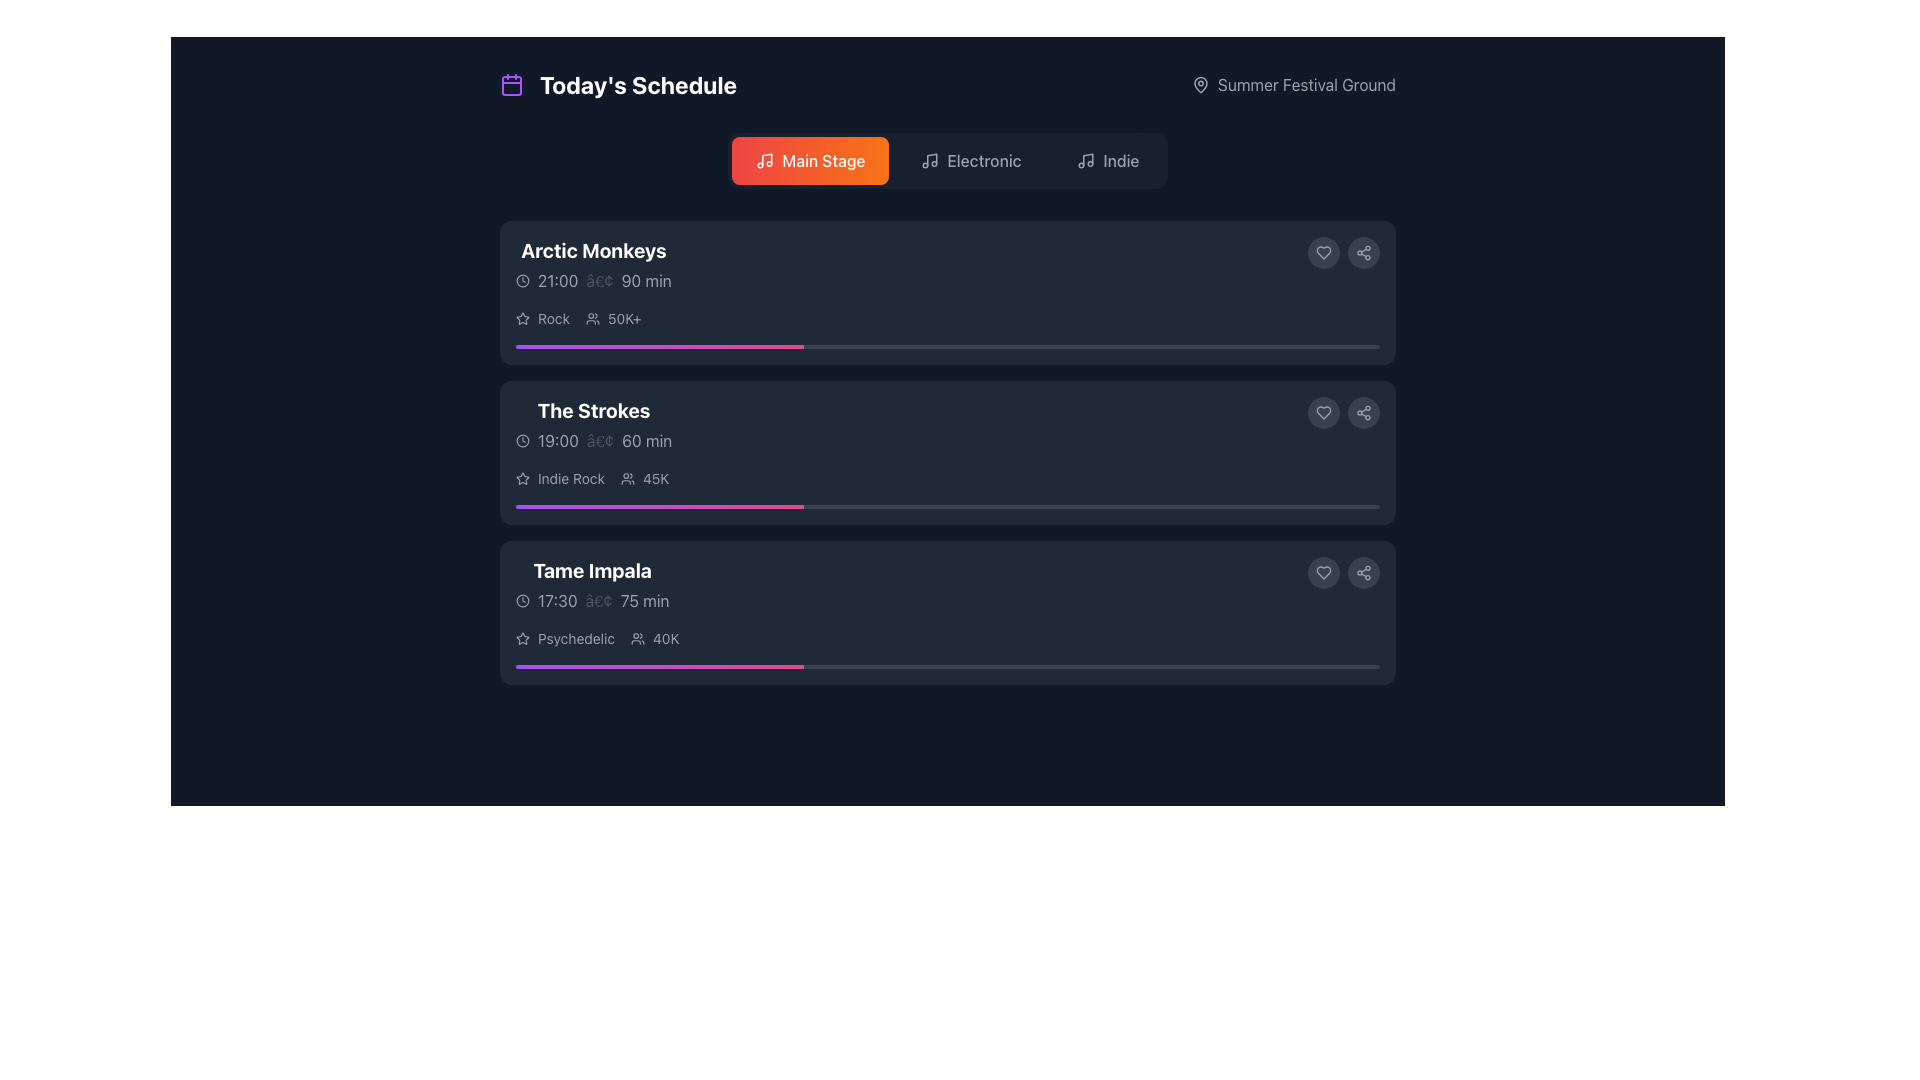 The height and width of the screenshot is (1080, 1920). Describe the element at coordinates (1324, 252) in the screenshot. I see `the heart-shaped icon filled in dark color located on the right side of the top card in a stacked card layout` at that location.